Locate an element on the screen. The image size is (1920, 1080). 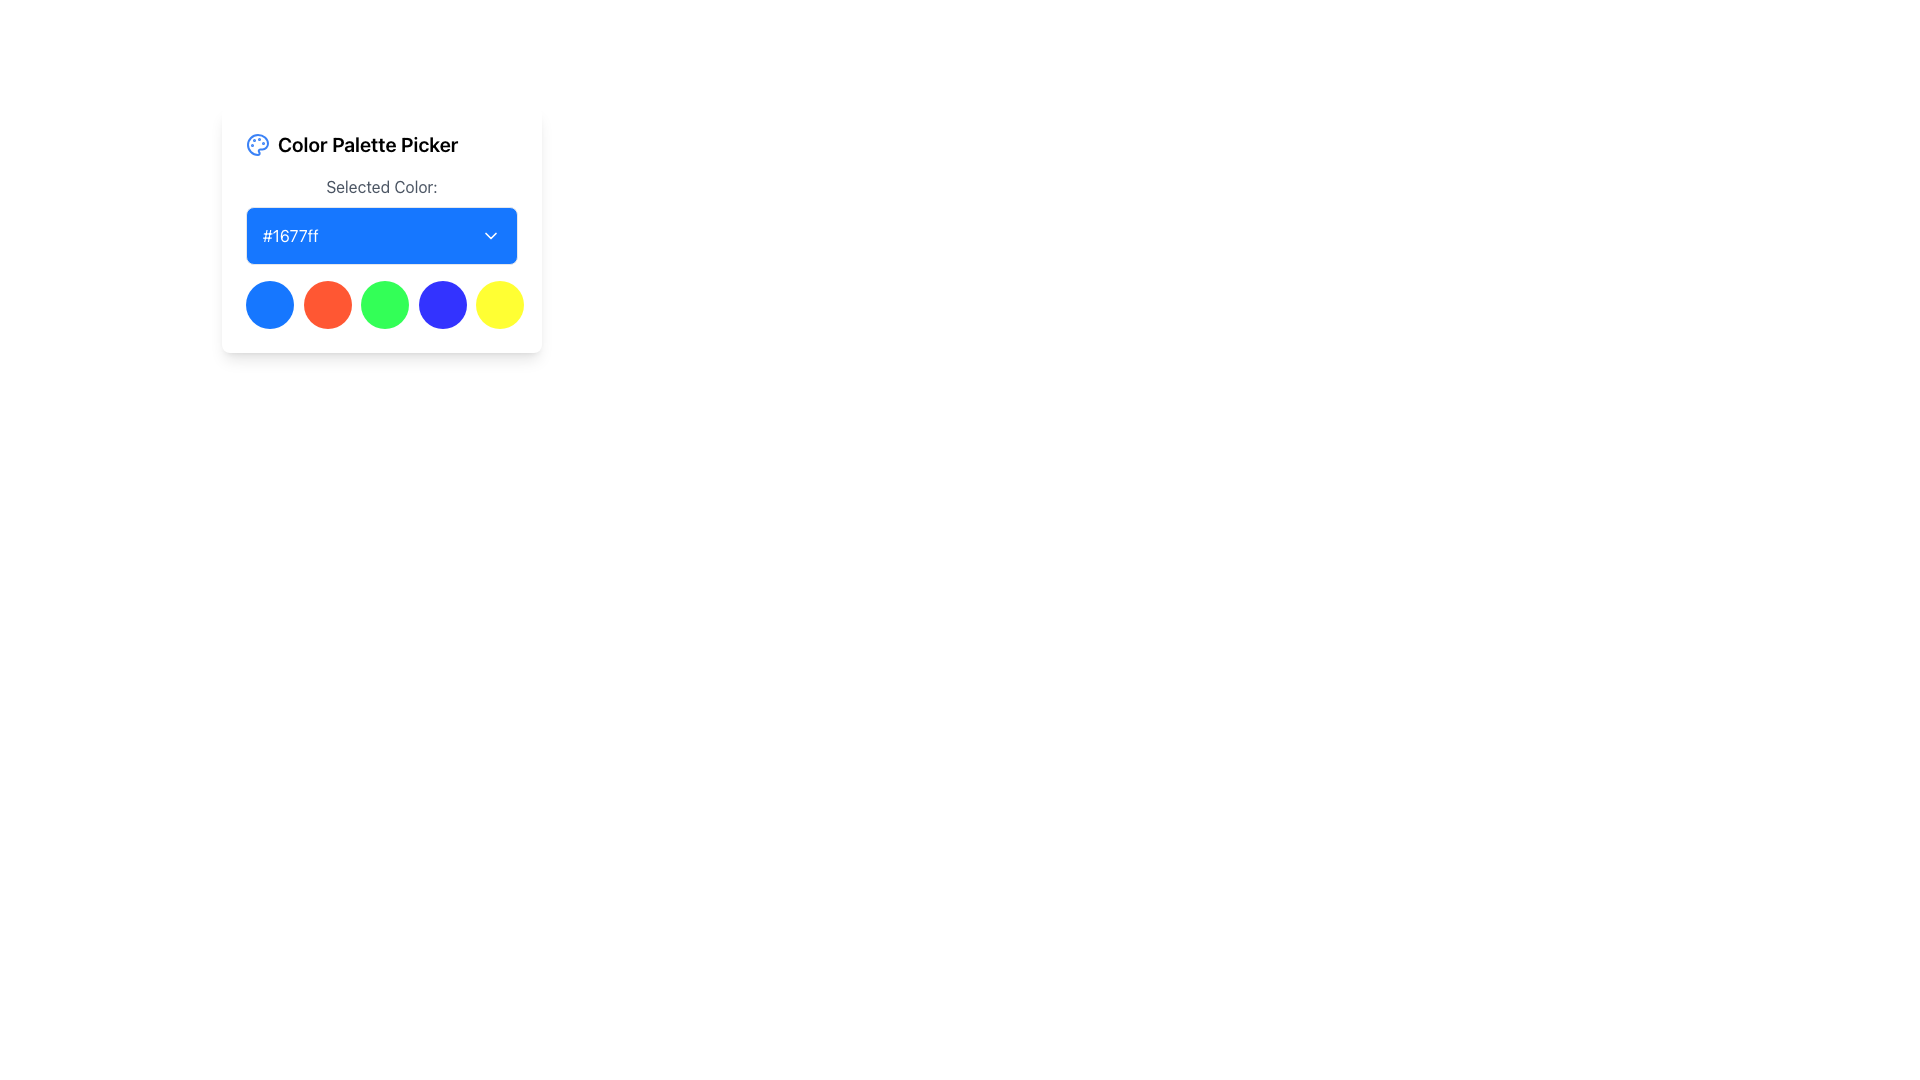
the second circular color selection button, which is bright red is located at coordinates (327, 304).